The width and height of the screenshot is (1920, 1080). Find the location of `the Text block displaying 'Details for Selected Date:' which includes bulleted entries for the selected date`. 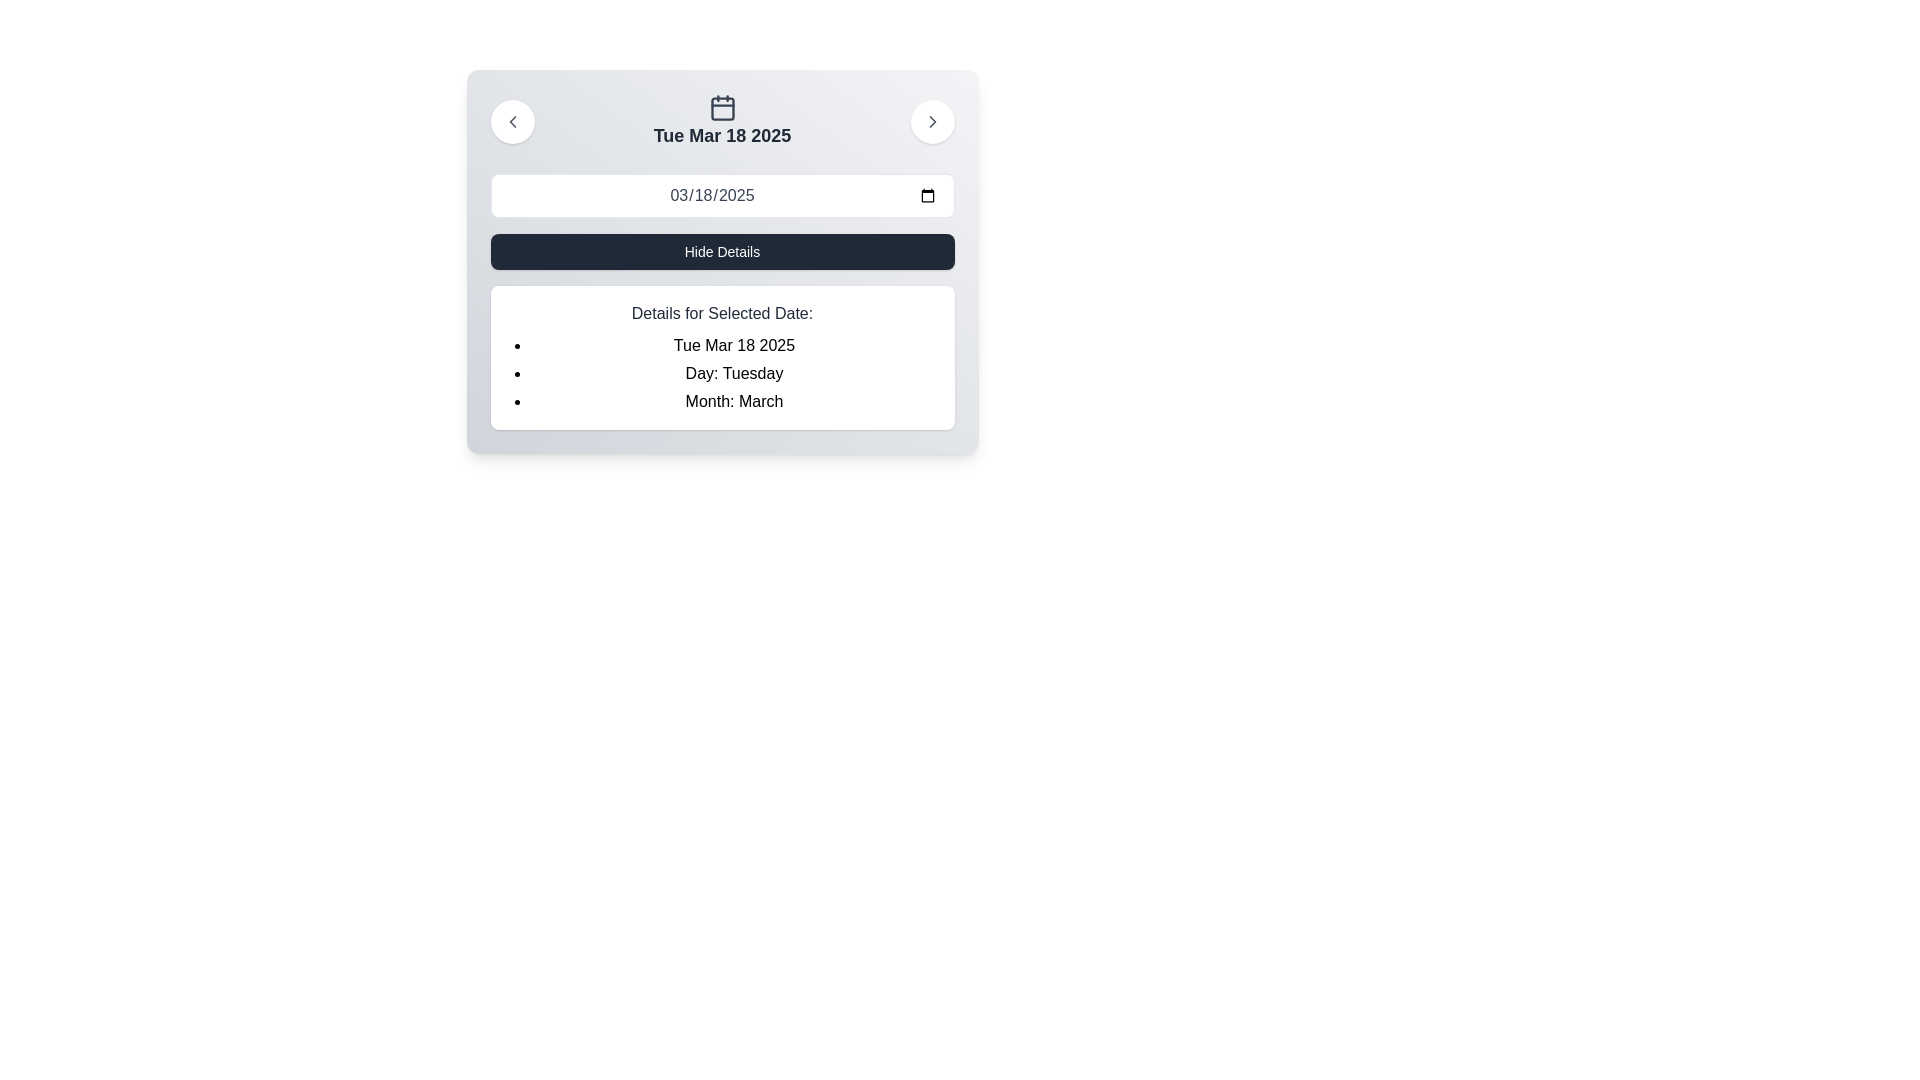

the Text block displaying 'Details for Selected Date:' which includes bulleted entries for the selected date is located at coordinates (721, 357).